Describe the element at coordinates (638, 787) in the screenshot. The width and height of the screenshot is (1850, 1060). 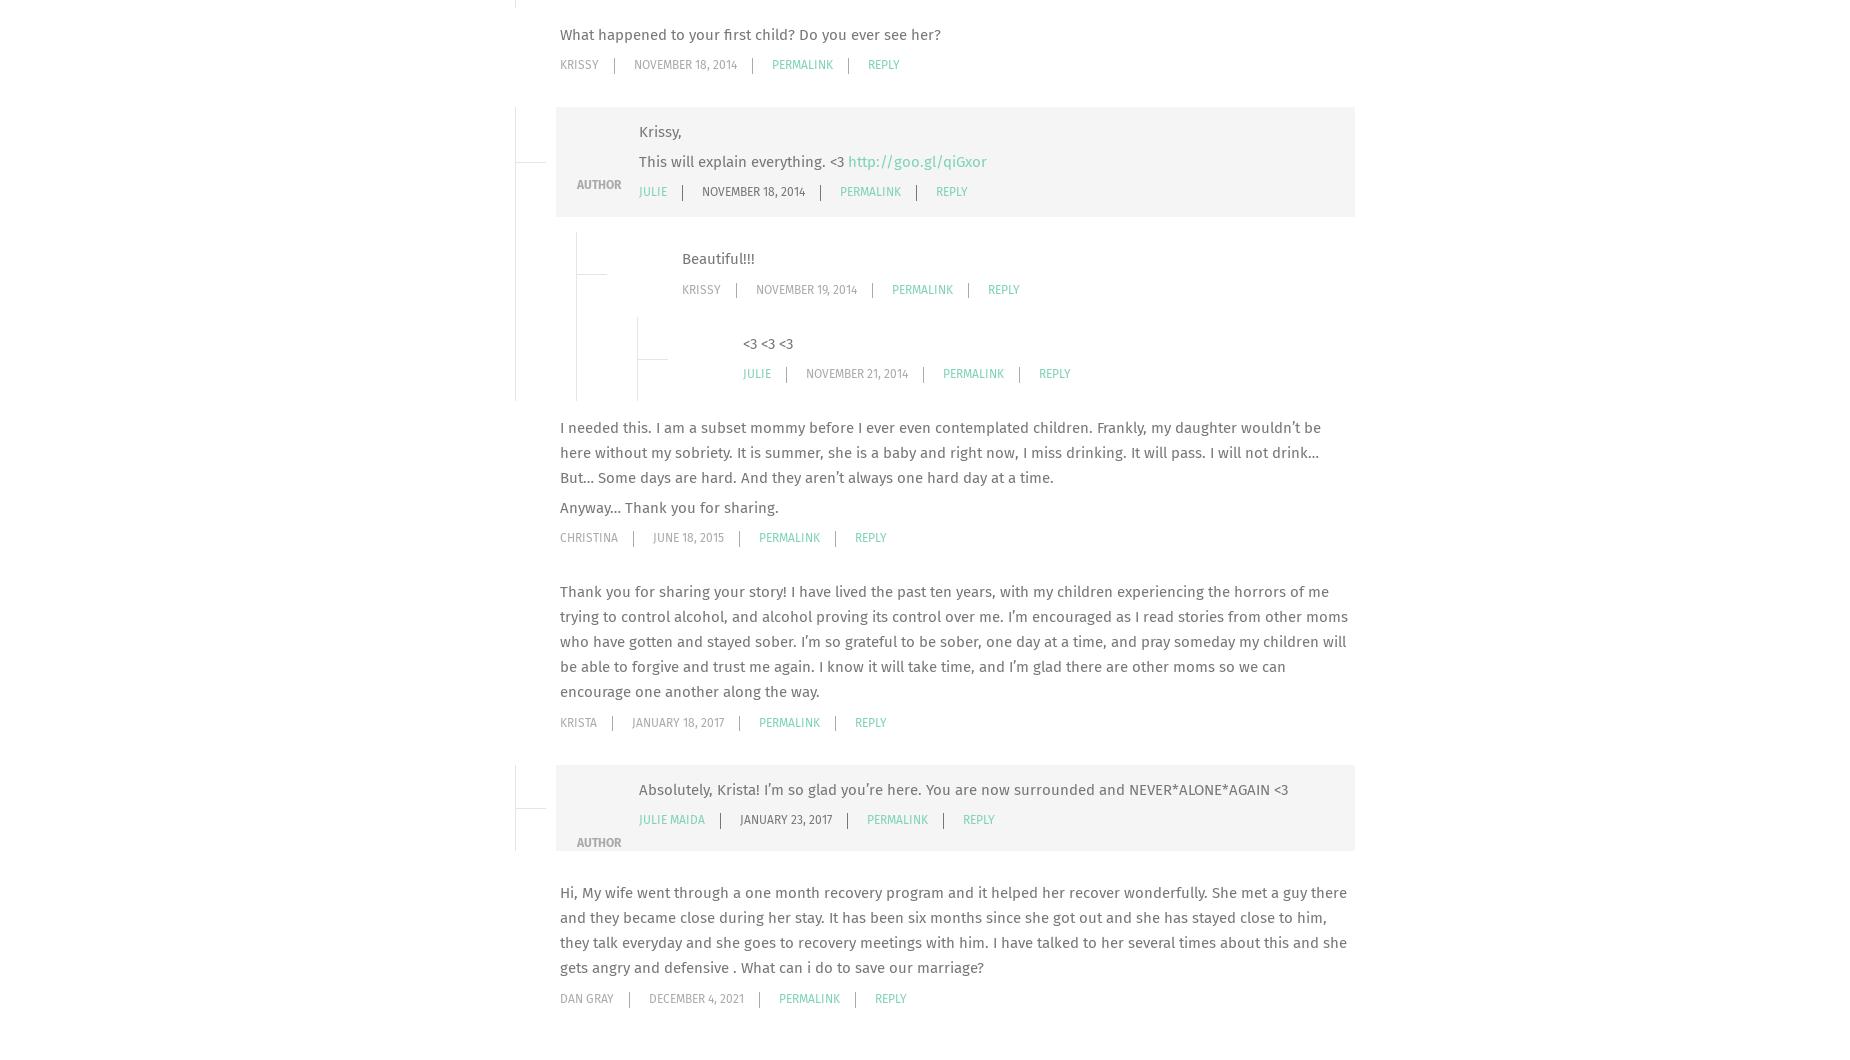
I see `'Absolutely, Krista! I’m so glad you’re here. You are now surrounded and NEVER*ALONE*AGAIN <3'` at that location.